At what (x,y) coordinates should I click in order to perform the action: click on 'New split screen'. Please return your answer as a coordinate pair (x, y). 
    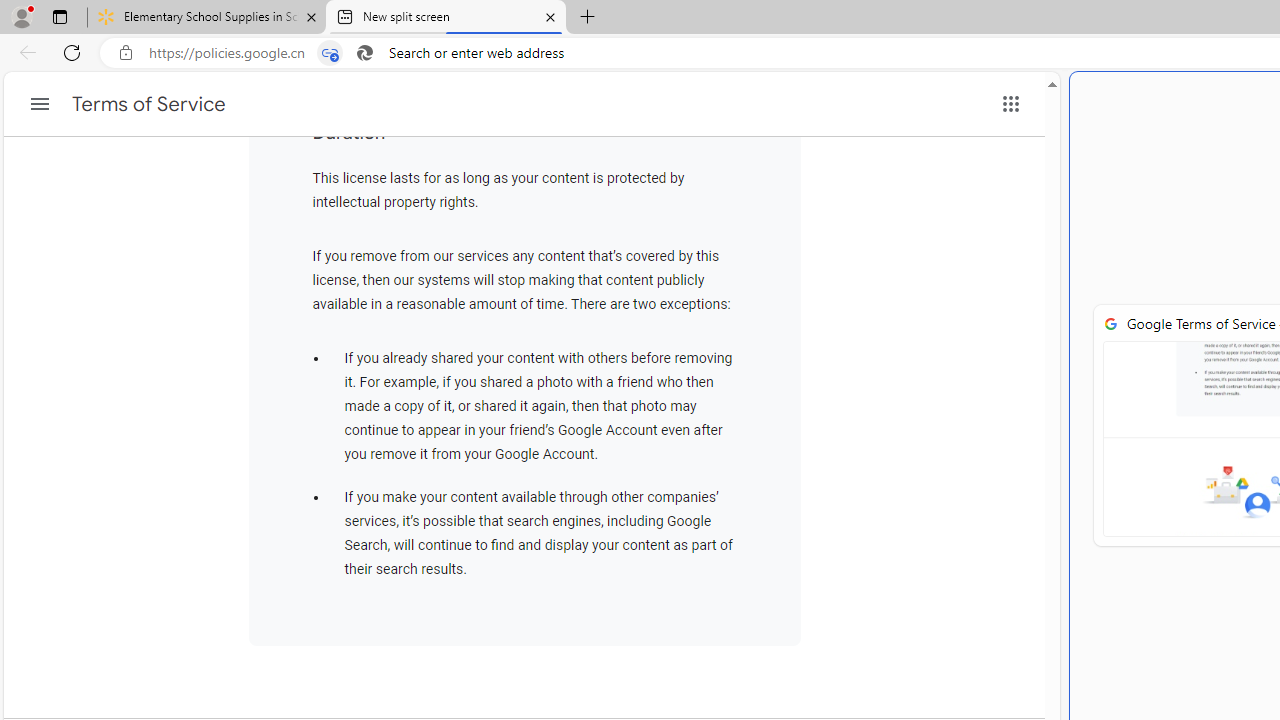
    Looking at the image, I should click on (444, 17).